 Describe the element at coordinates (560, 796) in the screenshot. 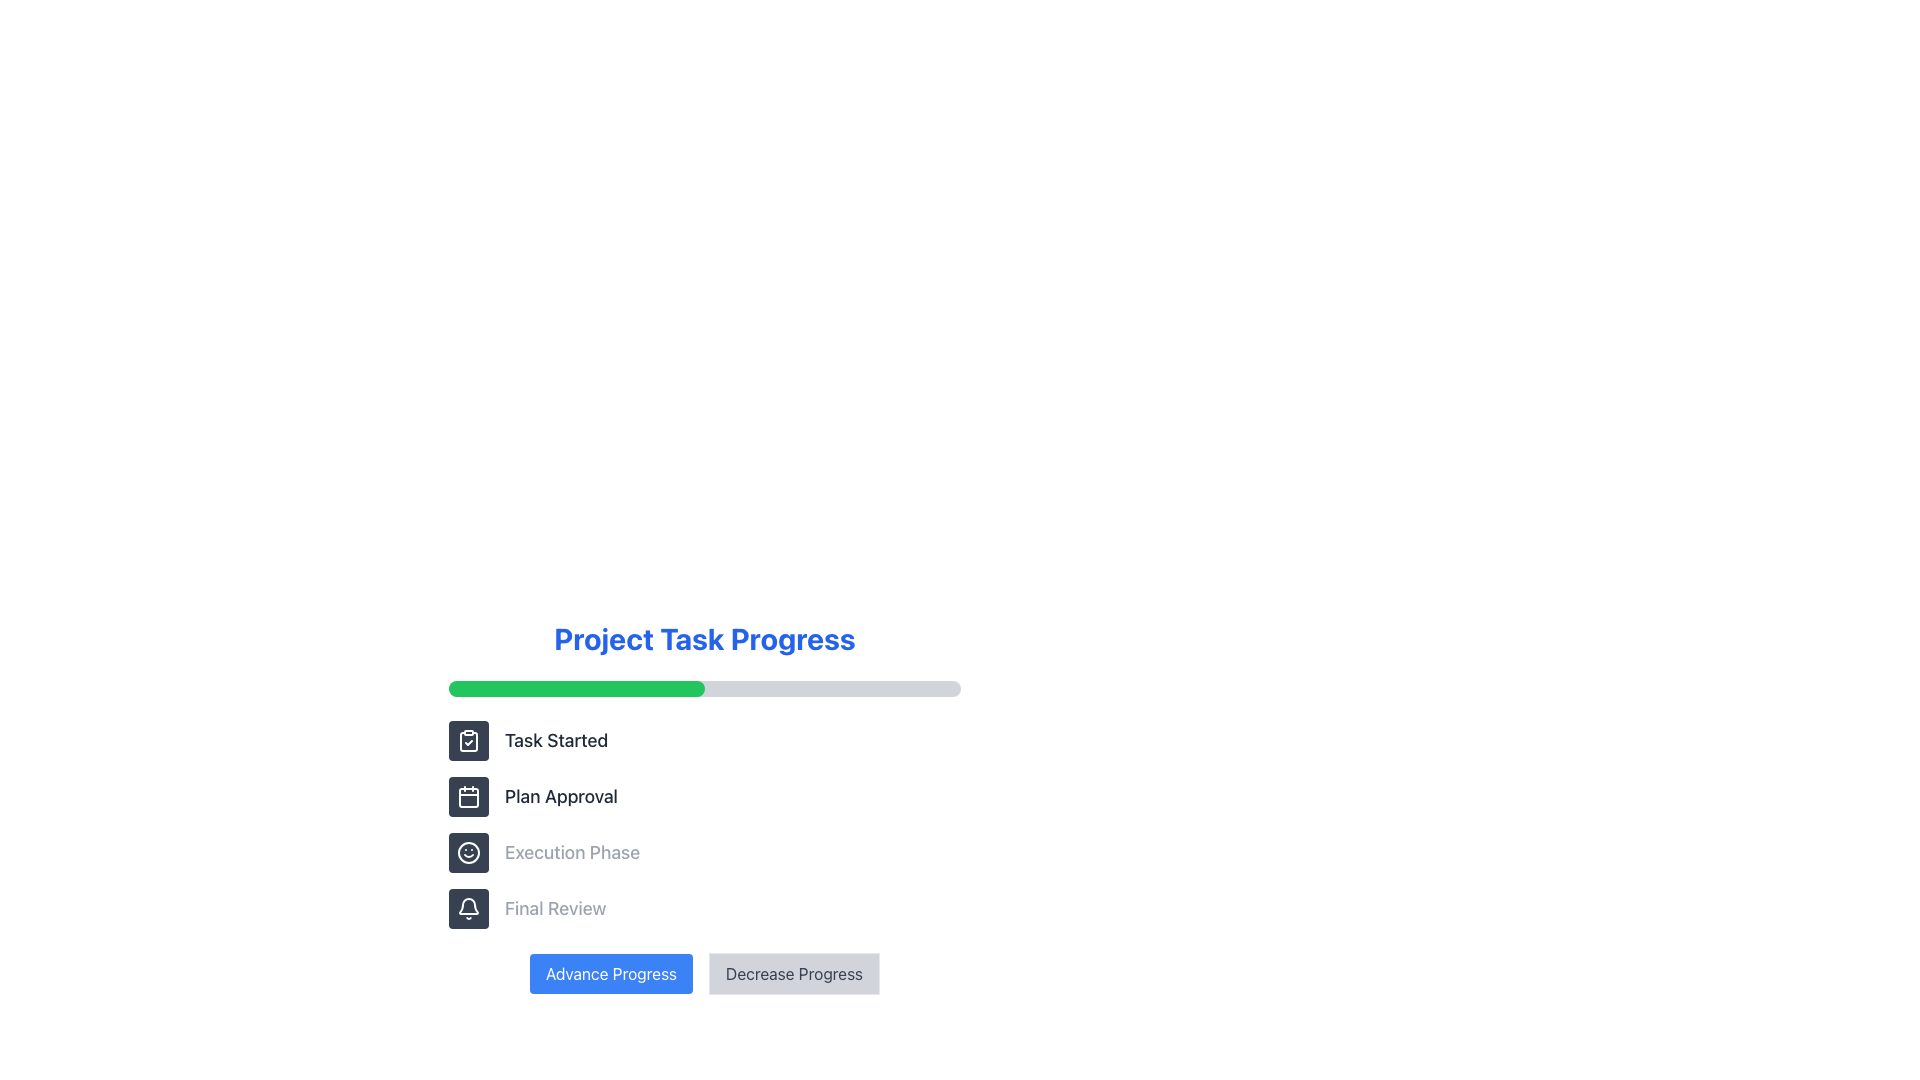

I see `label of the text element displaying 'Plan Approval', which is the second item in a vertical task list, located beneath 'Task Started' and above 'Execution Phase'` at that location.